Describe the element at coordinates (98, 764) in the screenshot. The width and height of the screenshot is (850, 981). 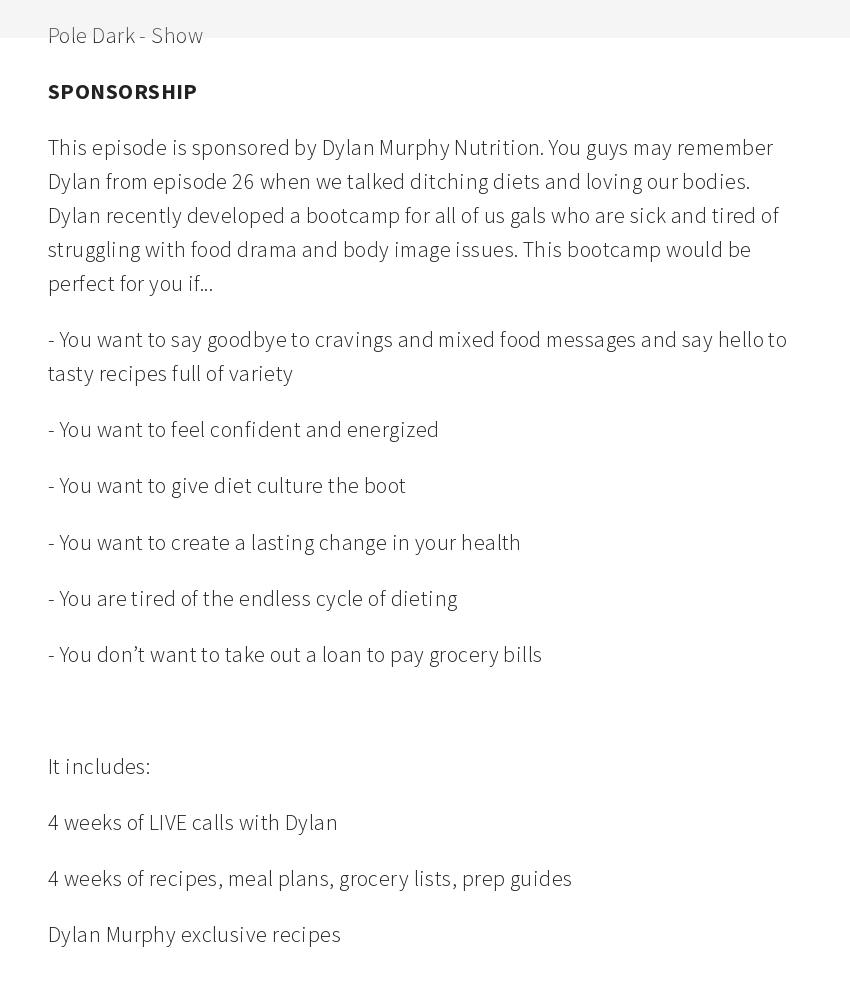
I see `'It includes:'` at that location.